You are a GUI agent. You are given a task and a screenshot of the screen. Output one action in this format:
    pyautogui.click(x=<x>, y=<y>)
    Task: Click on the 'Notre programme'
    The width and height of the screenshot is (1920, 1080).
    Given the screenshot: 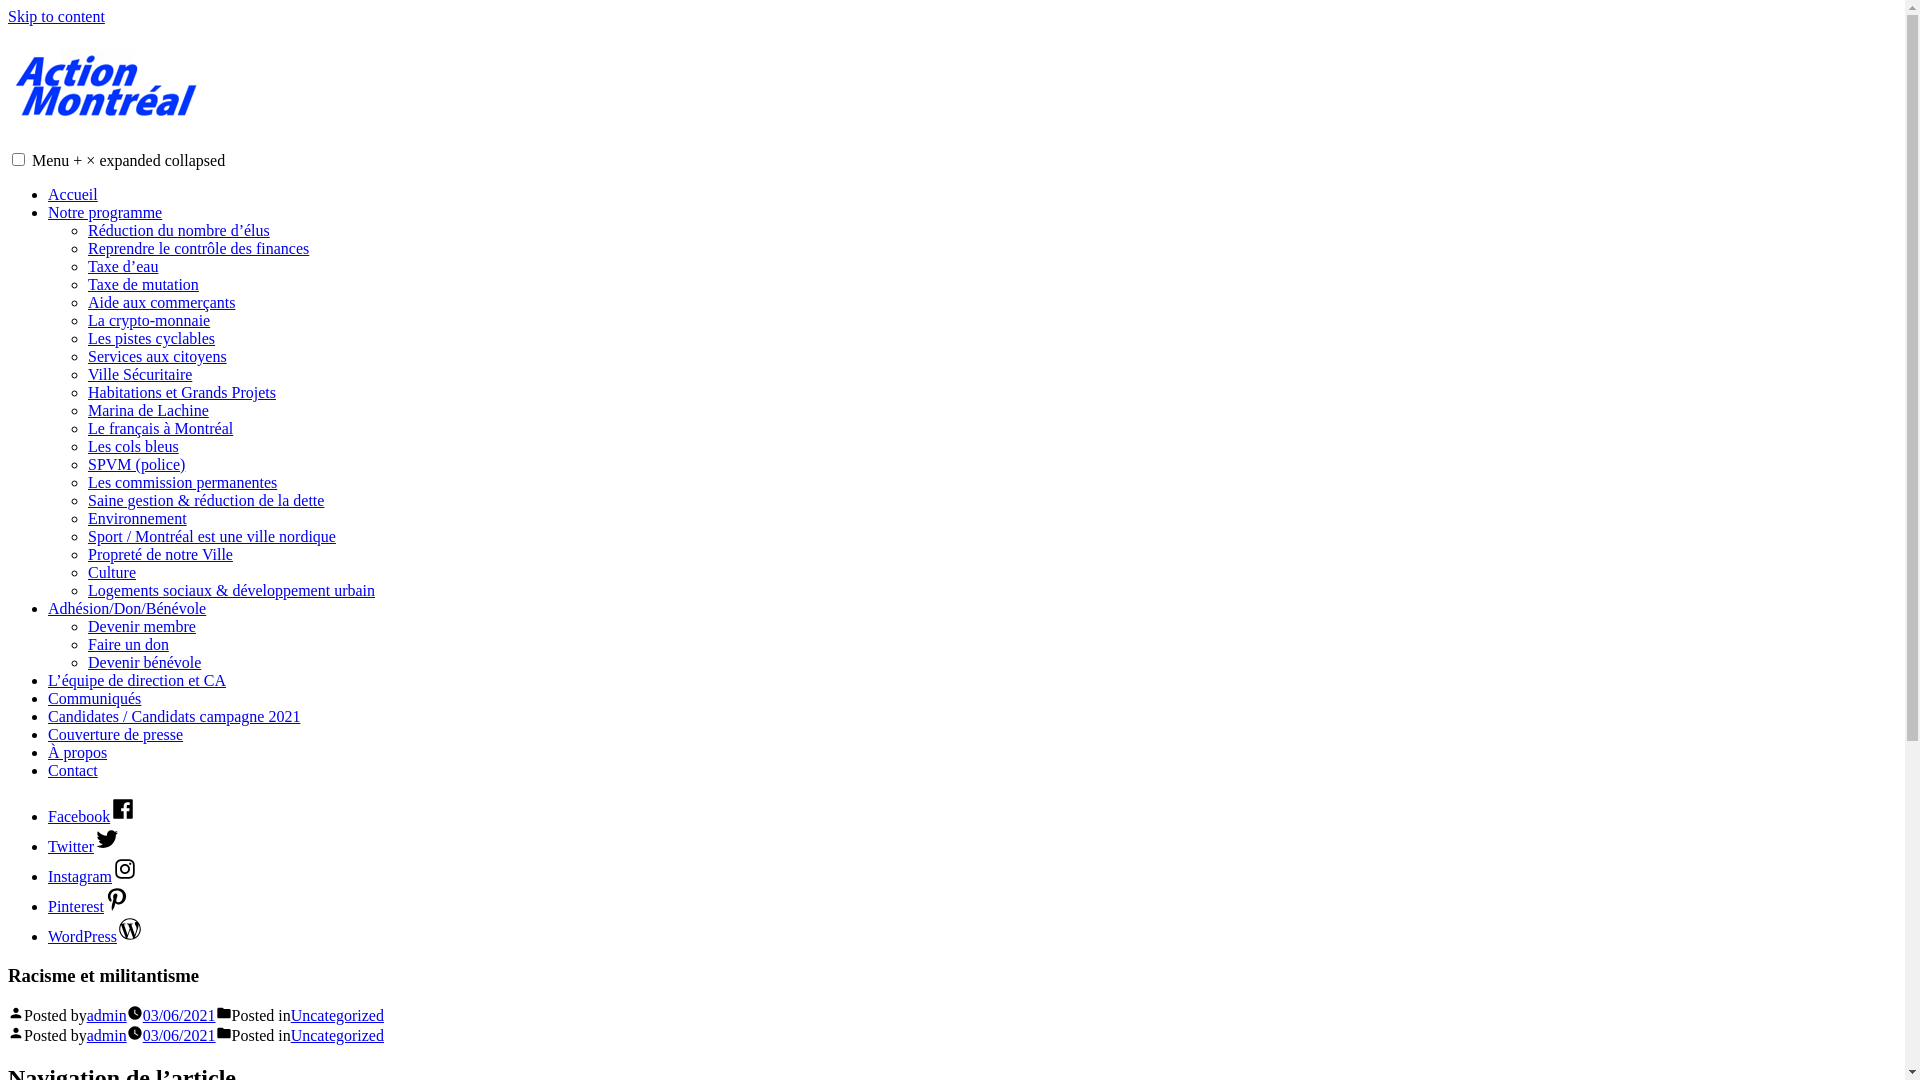 What is the action you would take?
    pyautogui.click(x=104, y=212)
    